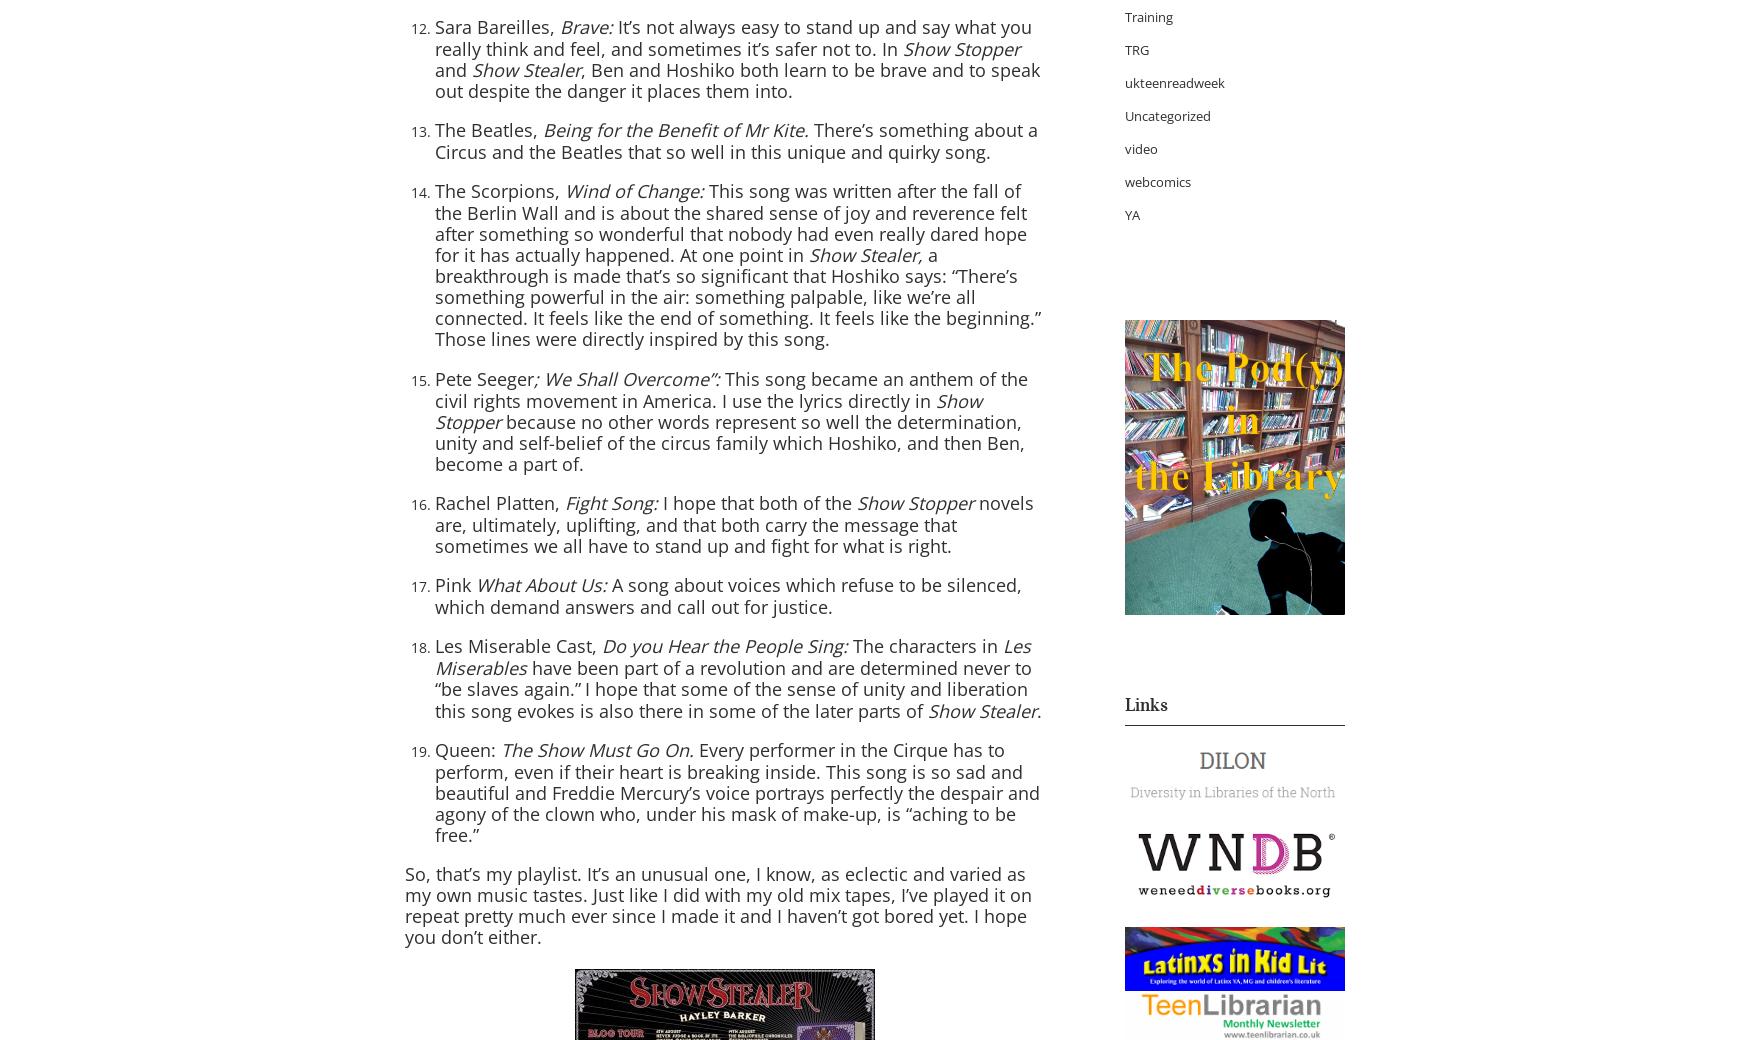 This screenshot has width=1750, height=1040. I want to click on 'have been part of a revolution and are determined never to “be slaves again.”', so click(733, 678).